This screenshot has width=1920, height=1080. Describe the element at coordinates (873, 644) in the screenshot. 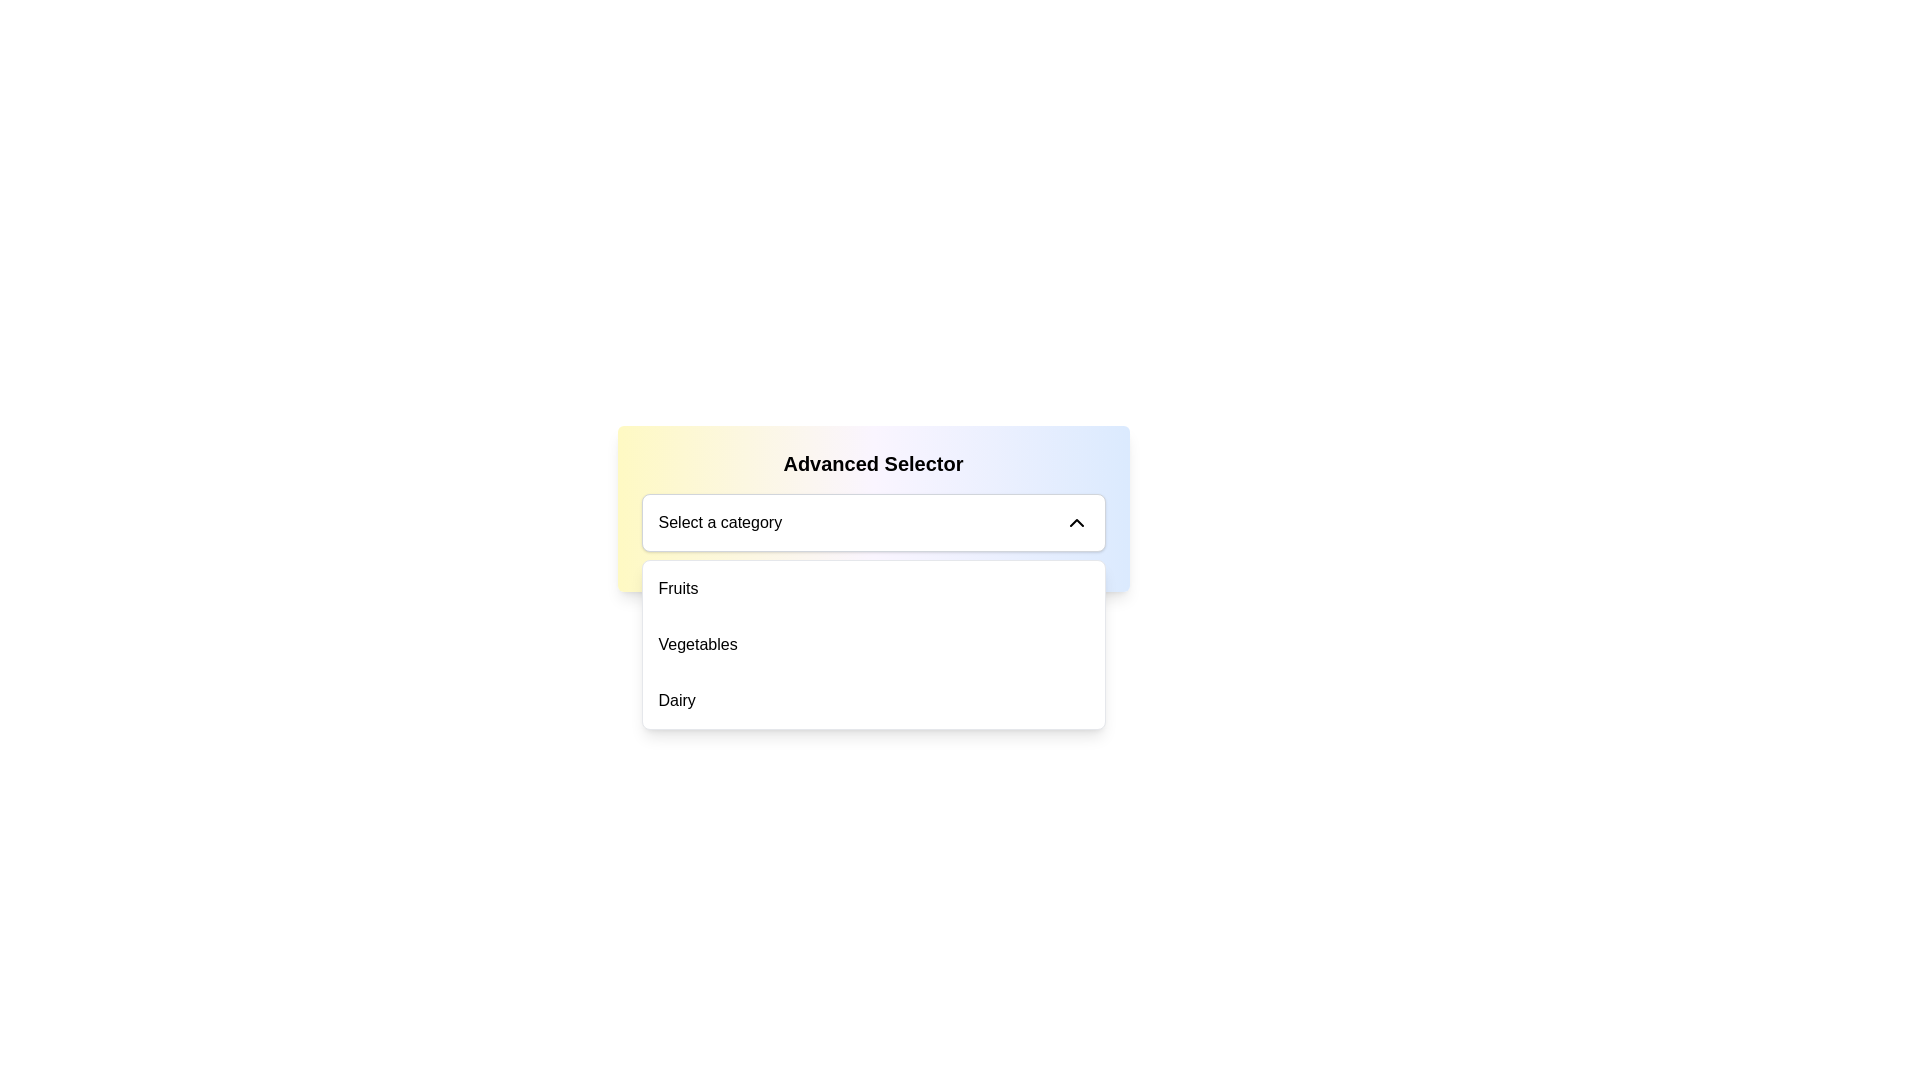

I see `the 'Vegetables' option in the dropdown menu, which is the second item in a list of three options` at that location.